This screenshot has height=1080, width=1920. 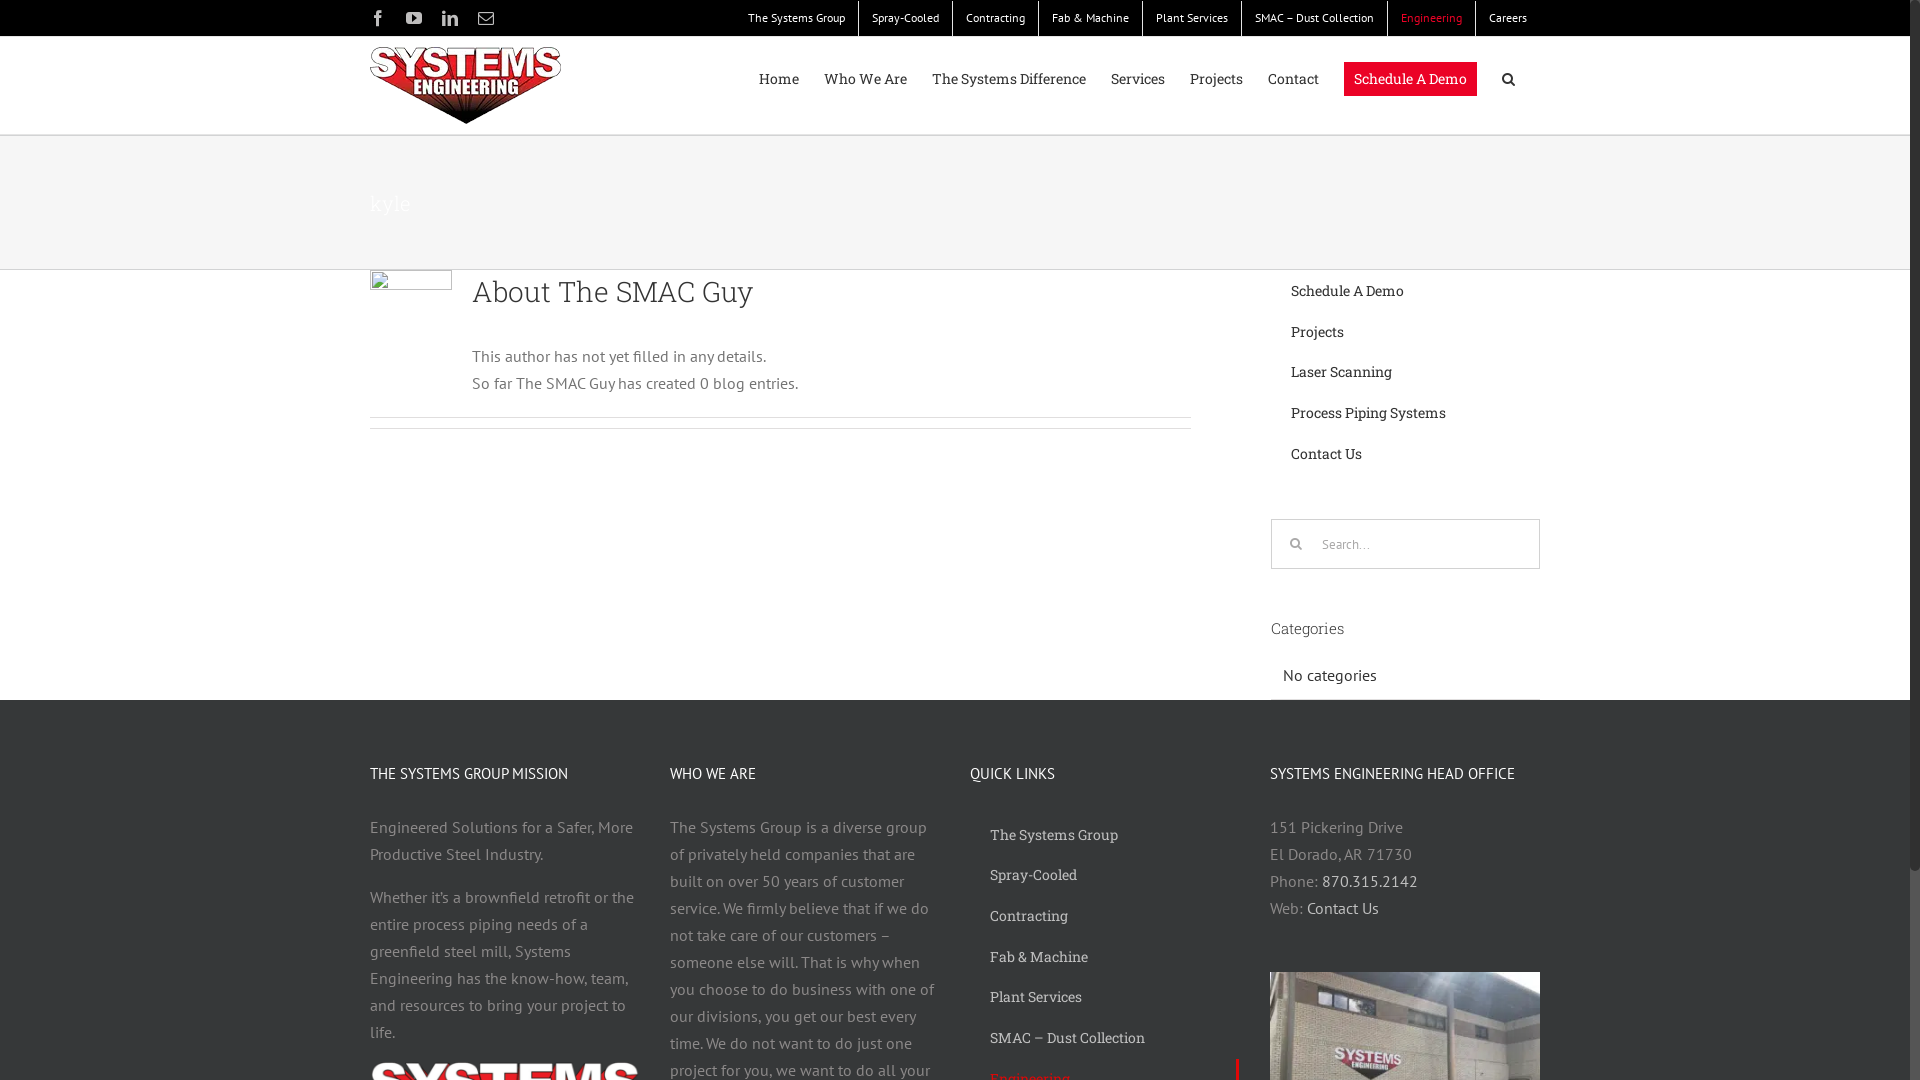 I want to click on 'Fab & Machine', so click(x=1103, y=956).